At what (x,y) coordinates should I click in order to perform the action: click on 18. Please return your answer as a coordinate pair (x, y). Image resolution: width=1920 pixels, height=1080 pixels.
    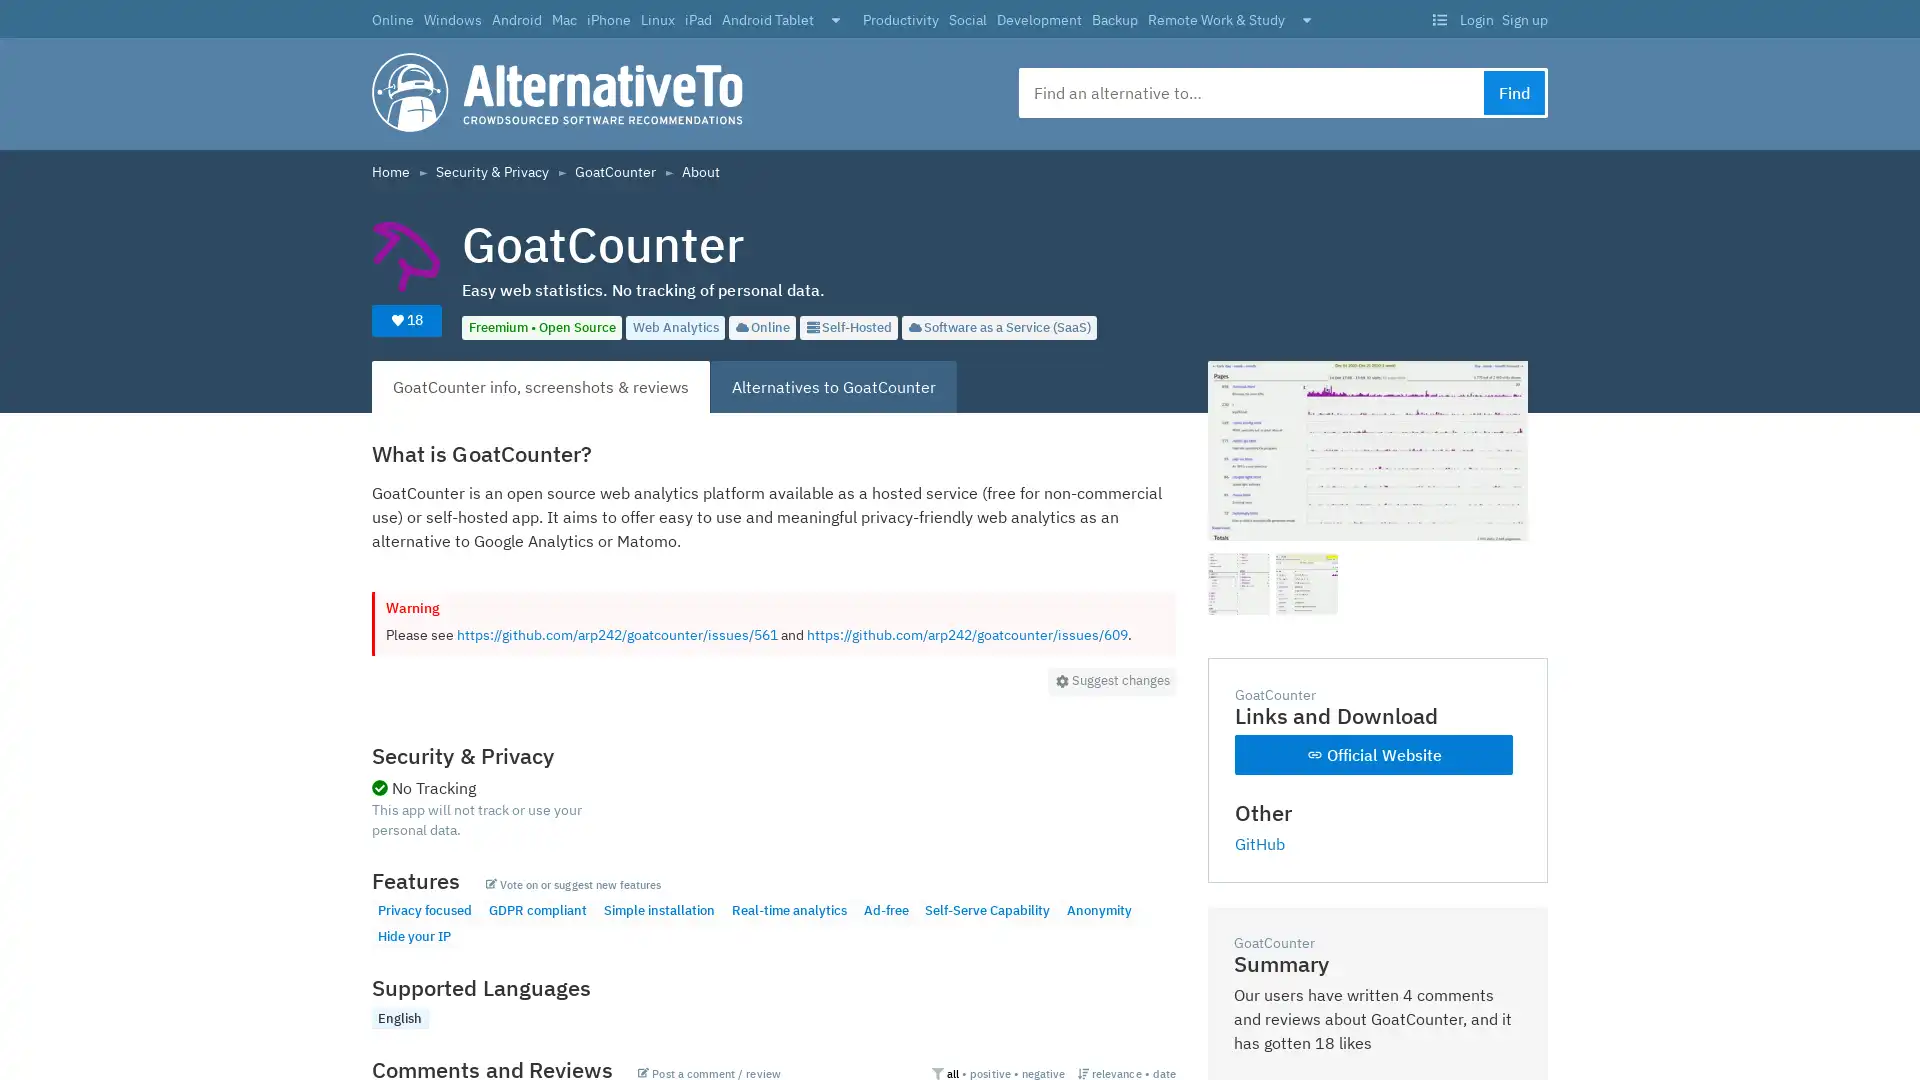
    Looking at the image, I should click on (406, 319).